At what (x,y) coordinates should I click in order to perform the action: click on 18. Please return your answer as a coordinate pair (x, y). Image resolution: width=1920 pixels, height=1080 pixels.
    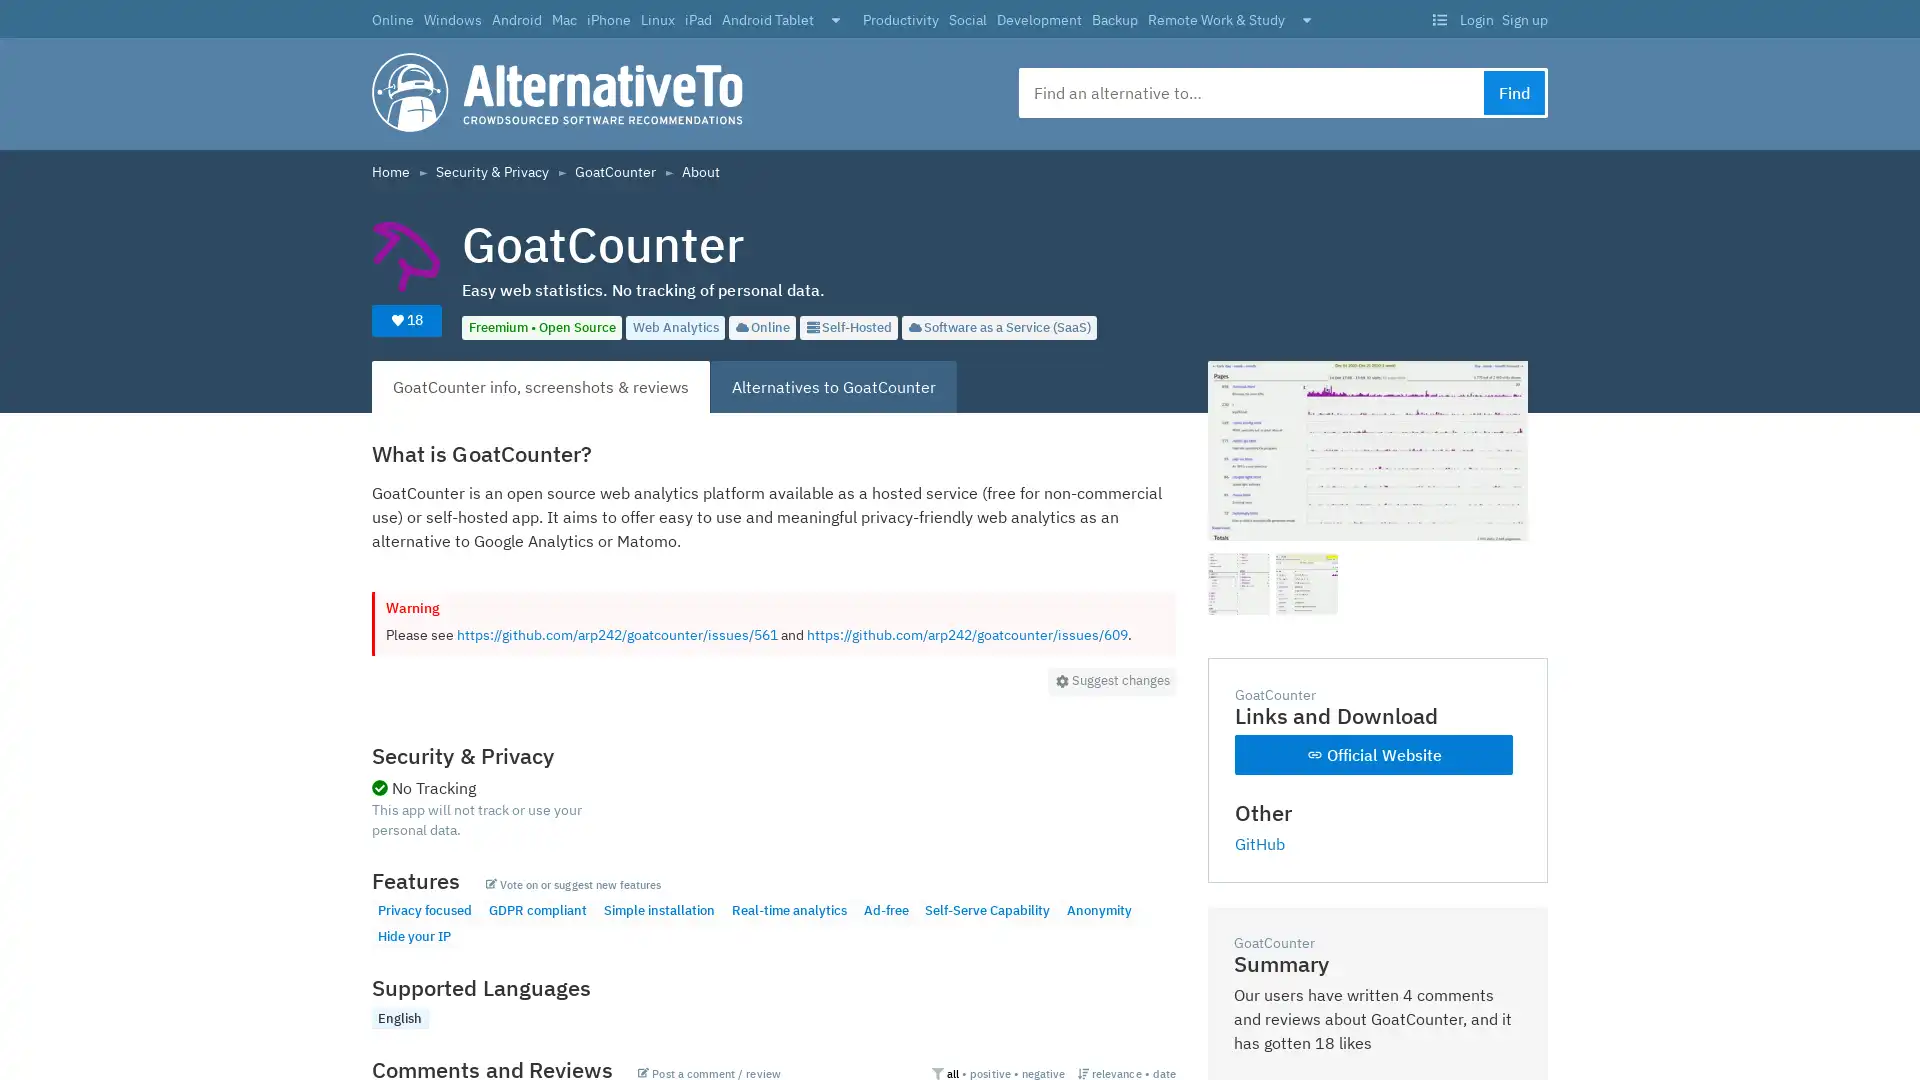
    Looking at the image, I should click on (406, 319).